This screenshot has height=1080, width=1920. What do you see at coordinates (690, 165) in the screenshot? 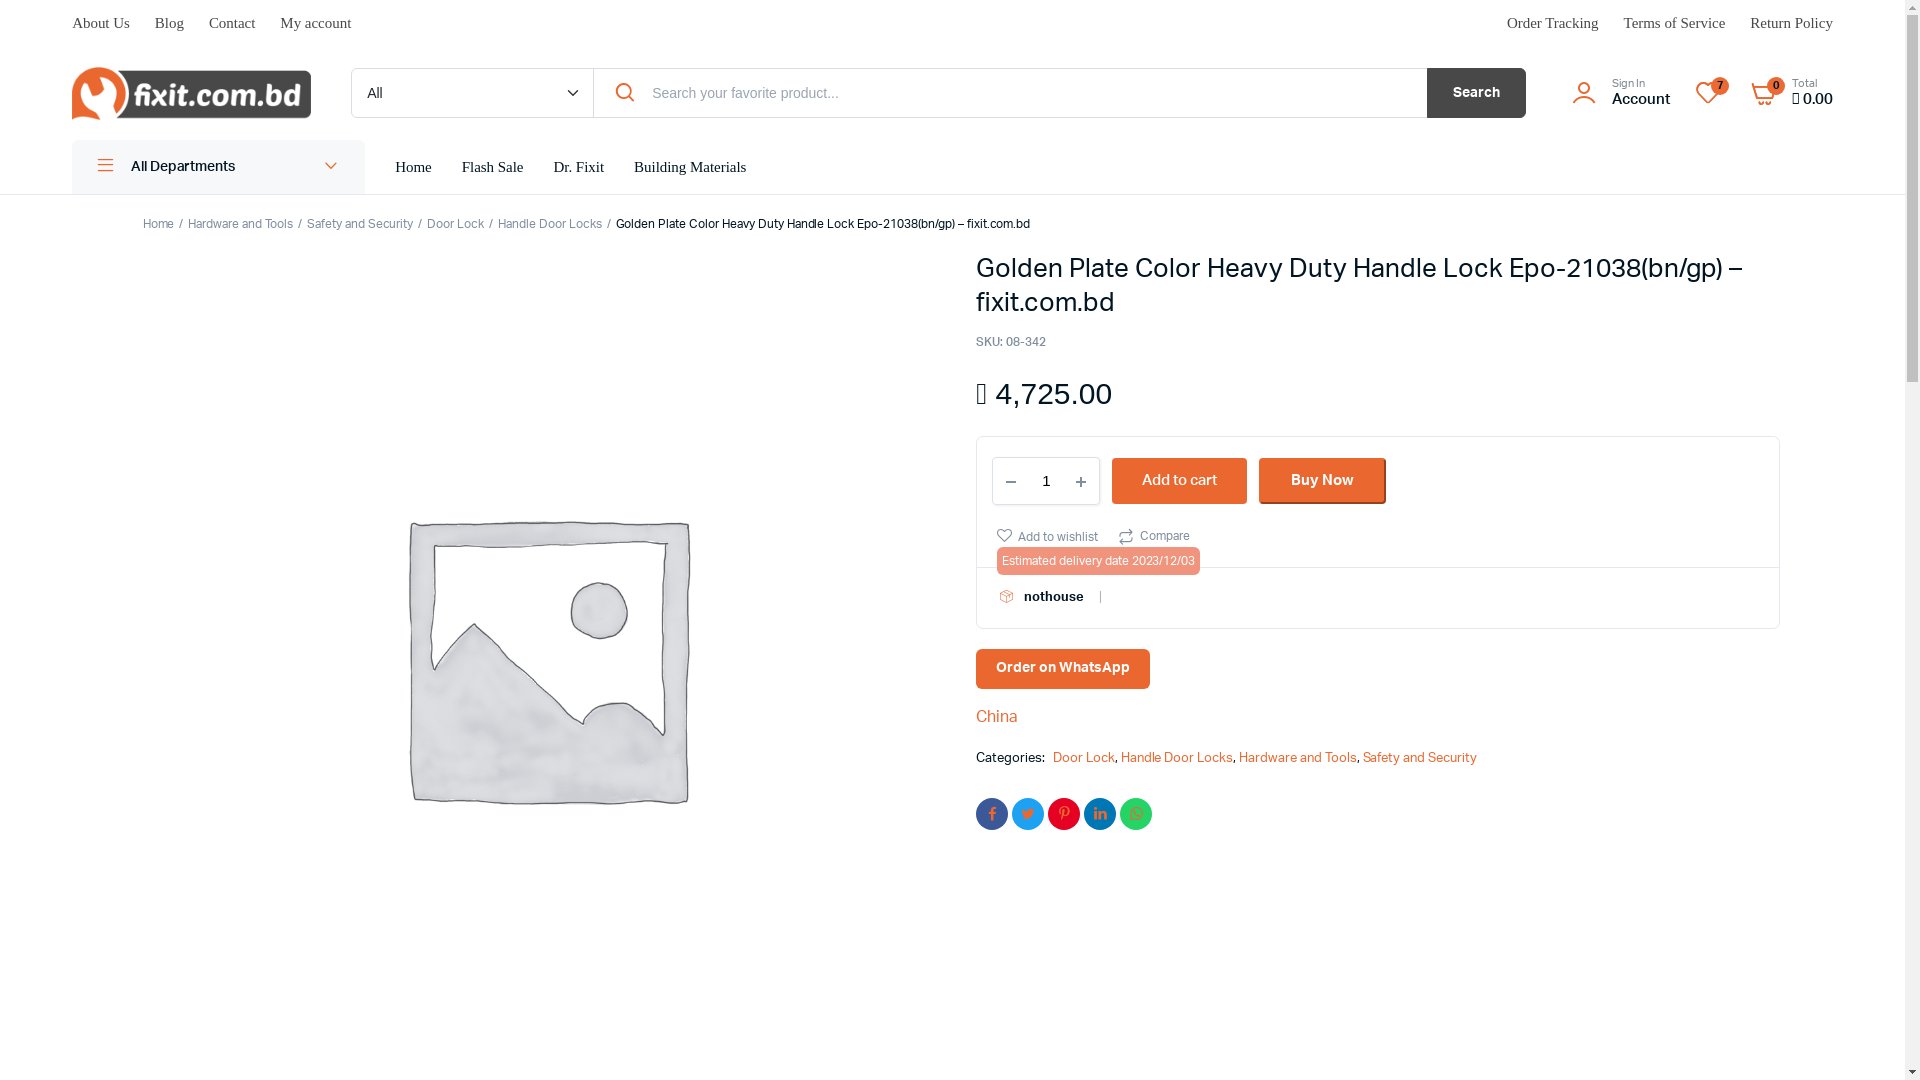
I see `'Building Materials'` at bounding box center [690, 165].